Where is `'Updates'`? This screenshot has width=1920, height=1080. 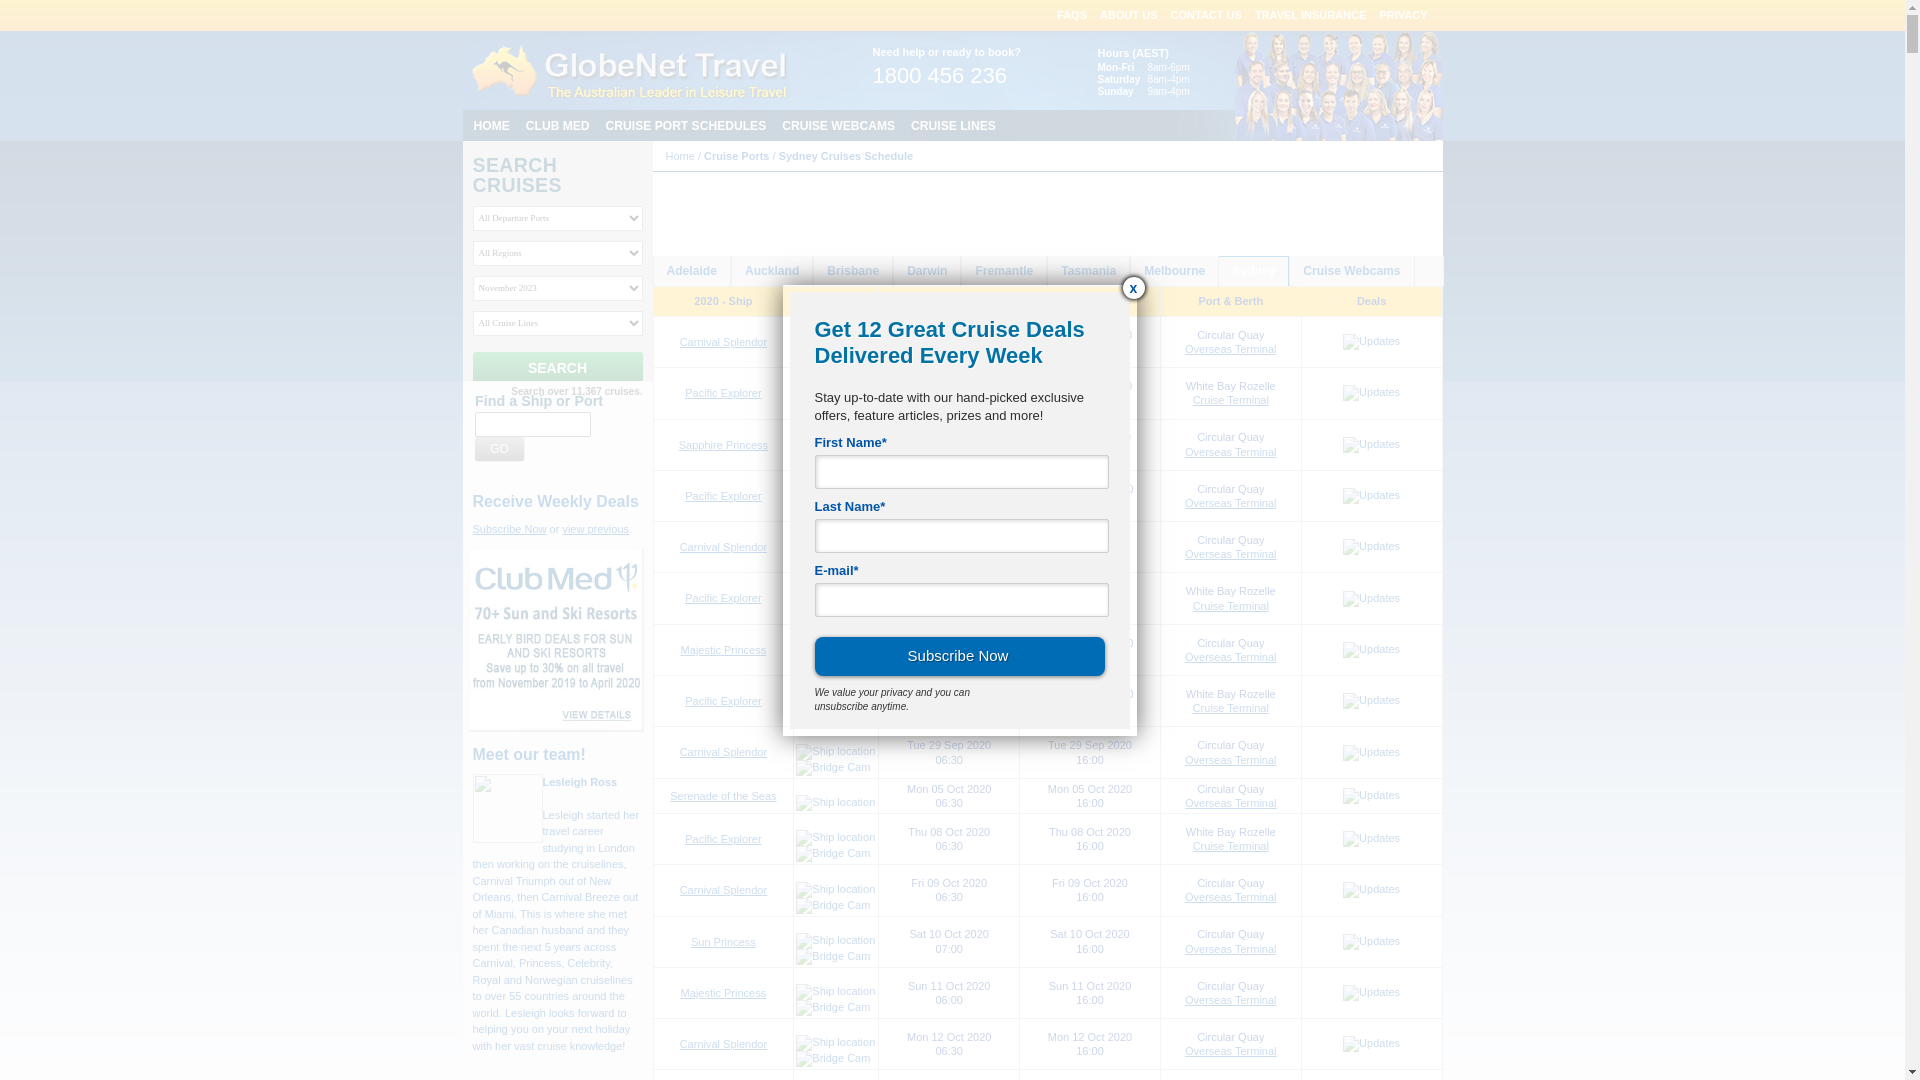 'Updates' is located at coordinates (1370, 941).